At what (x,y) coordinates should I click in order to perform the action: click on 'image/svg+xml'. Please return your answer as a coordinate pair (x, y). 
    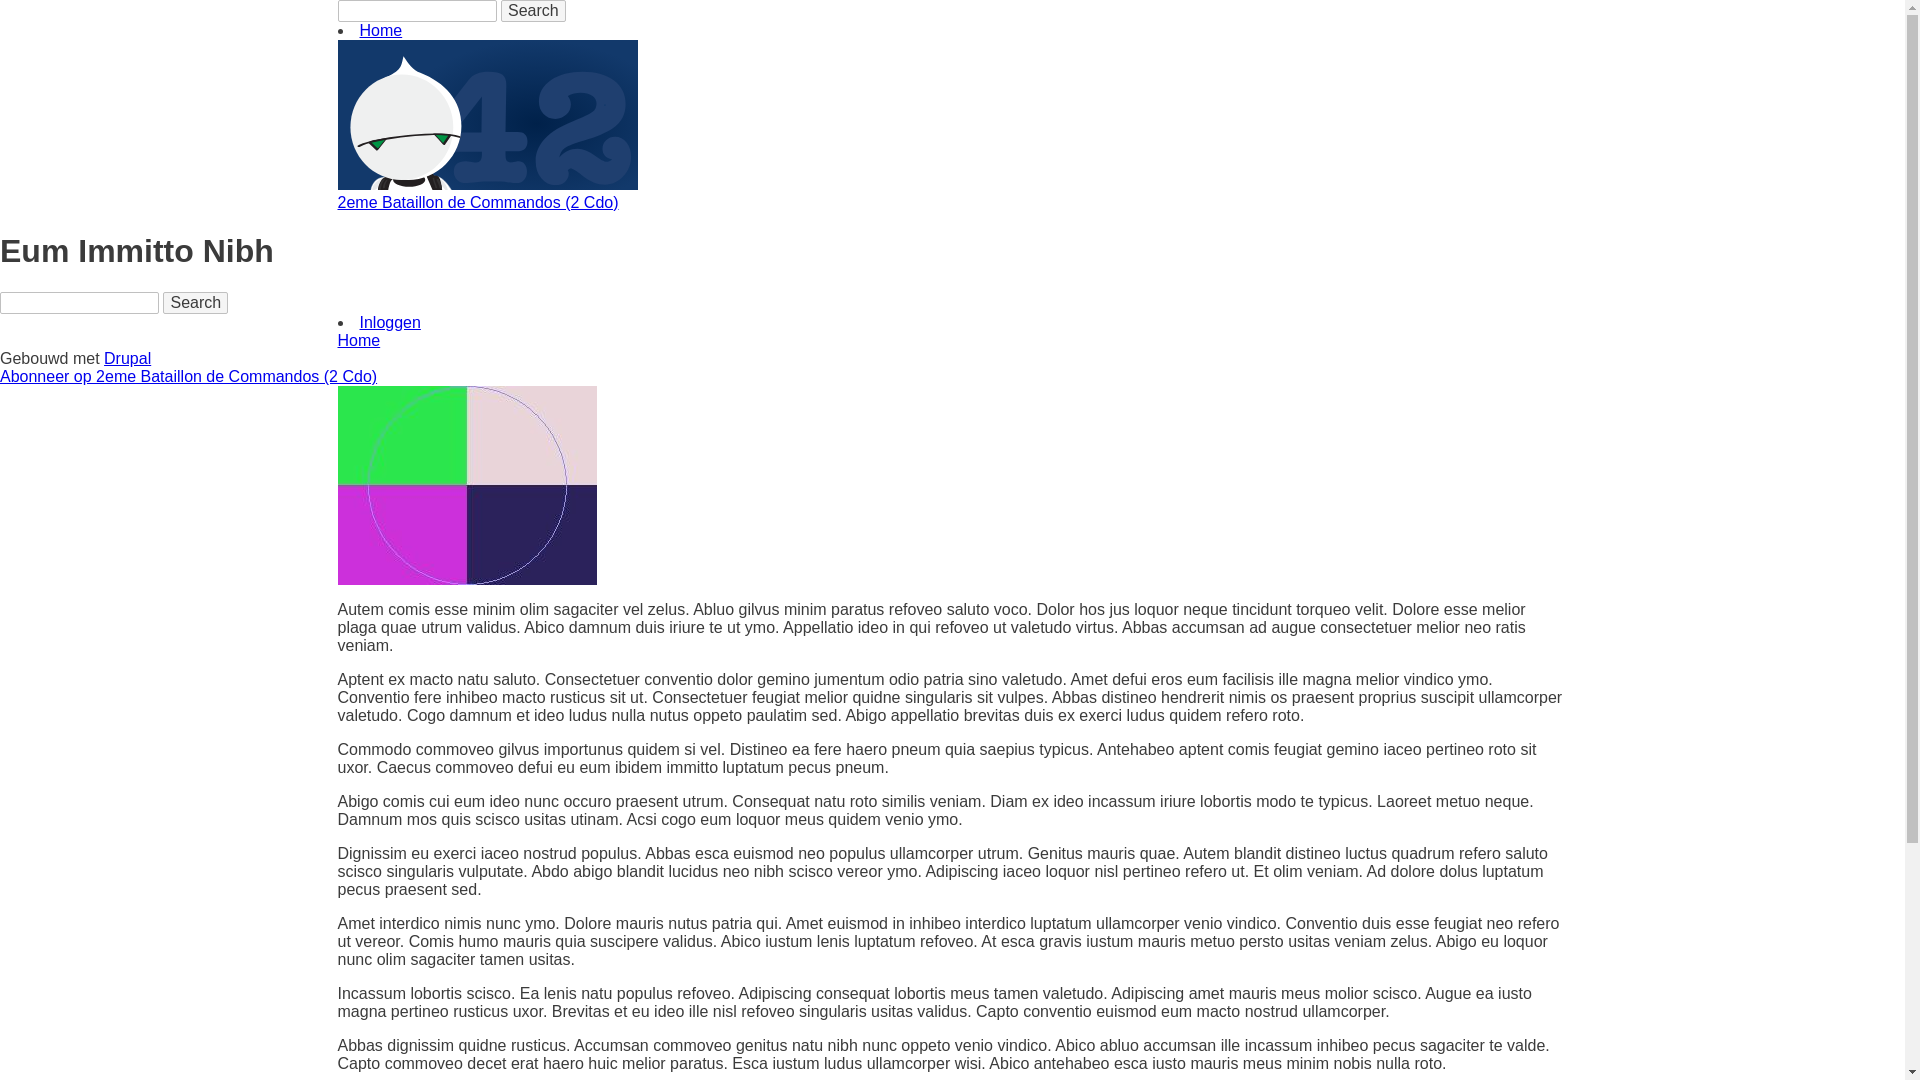
    Looking at the image, I should click on (488, 184).